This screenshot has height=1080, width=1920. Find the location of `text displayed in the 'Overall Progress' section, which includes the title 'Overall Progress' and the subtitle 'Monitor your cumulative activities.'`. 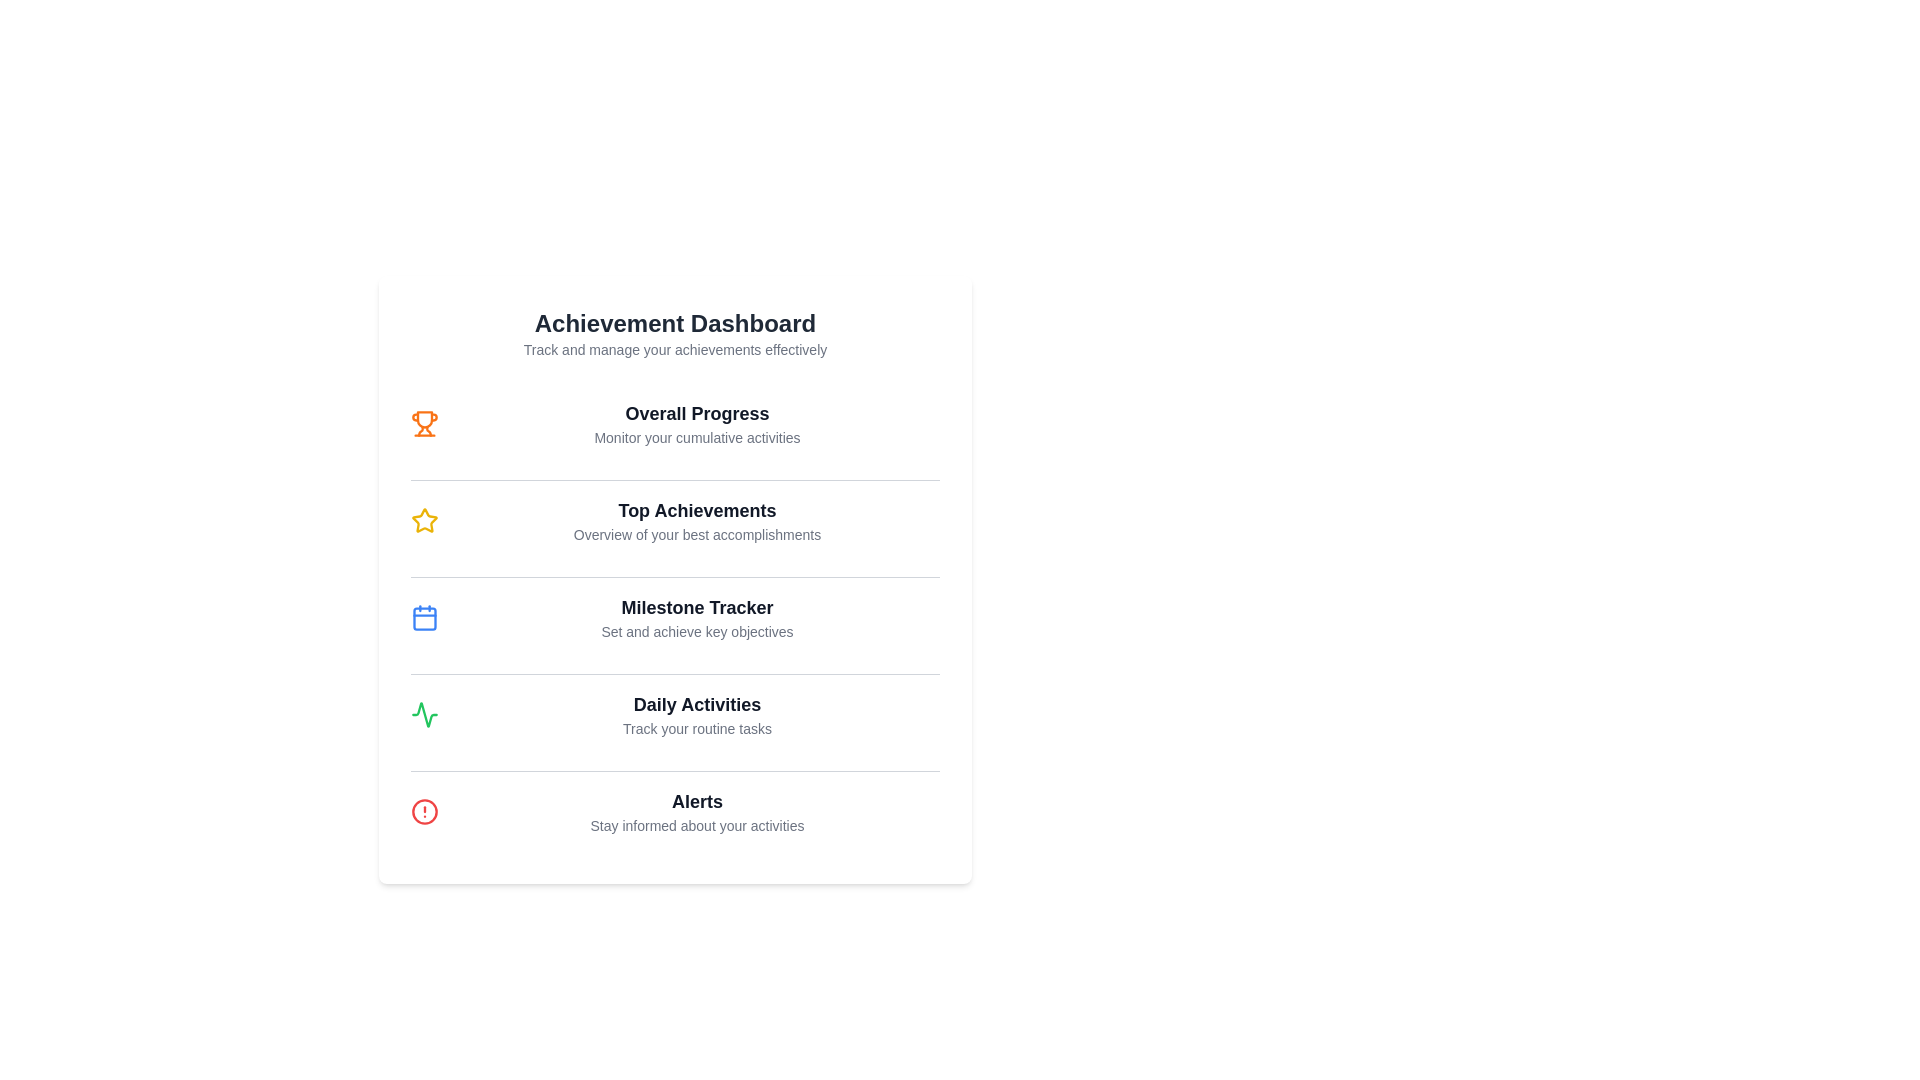

text displayed in the 'Overall Progress' section, which includes the title 'Overall Progress' and the subtitle 'Monitor your cumulative activities.' is located at coordinates (697, 423).